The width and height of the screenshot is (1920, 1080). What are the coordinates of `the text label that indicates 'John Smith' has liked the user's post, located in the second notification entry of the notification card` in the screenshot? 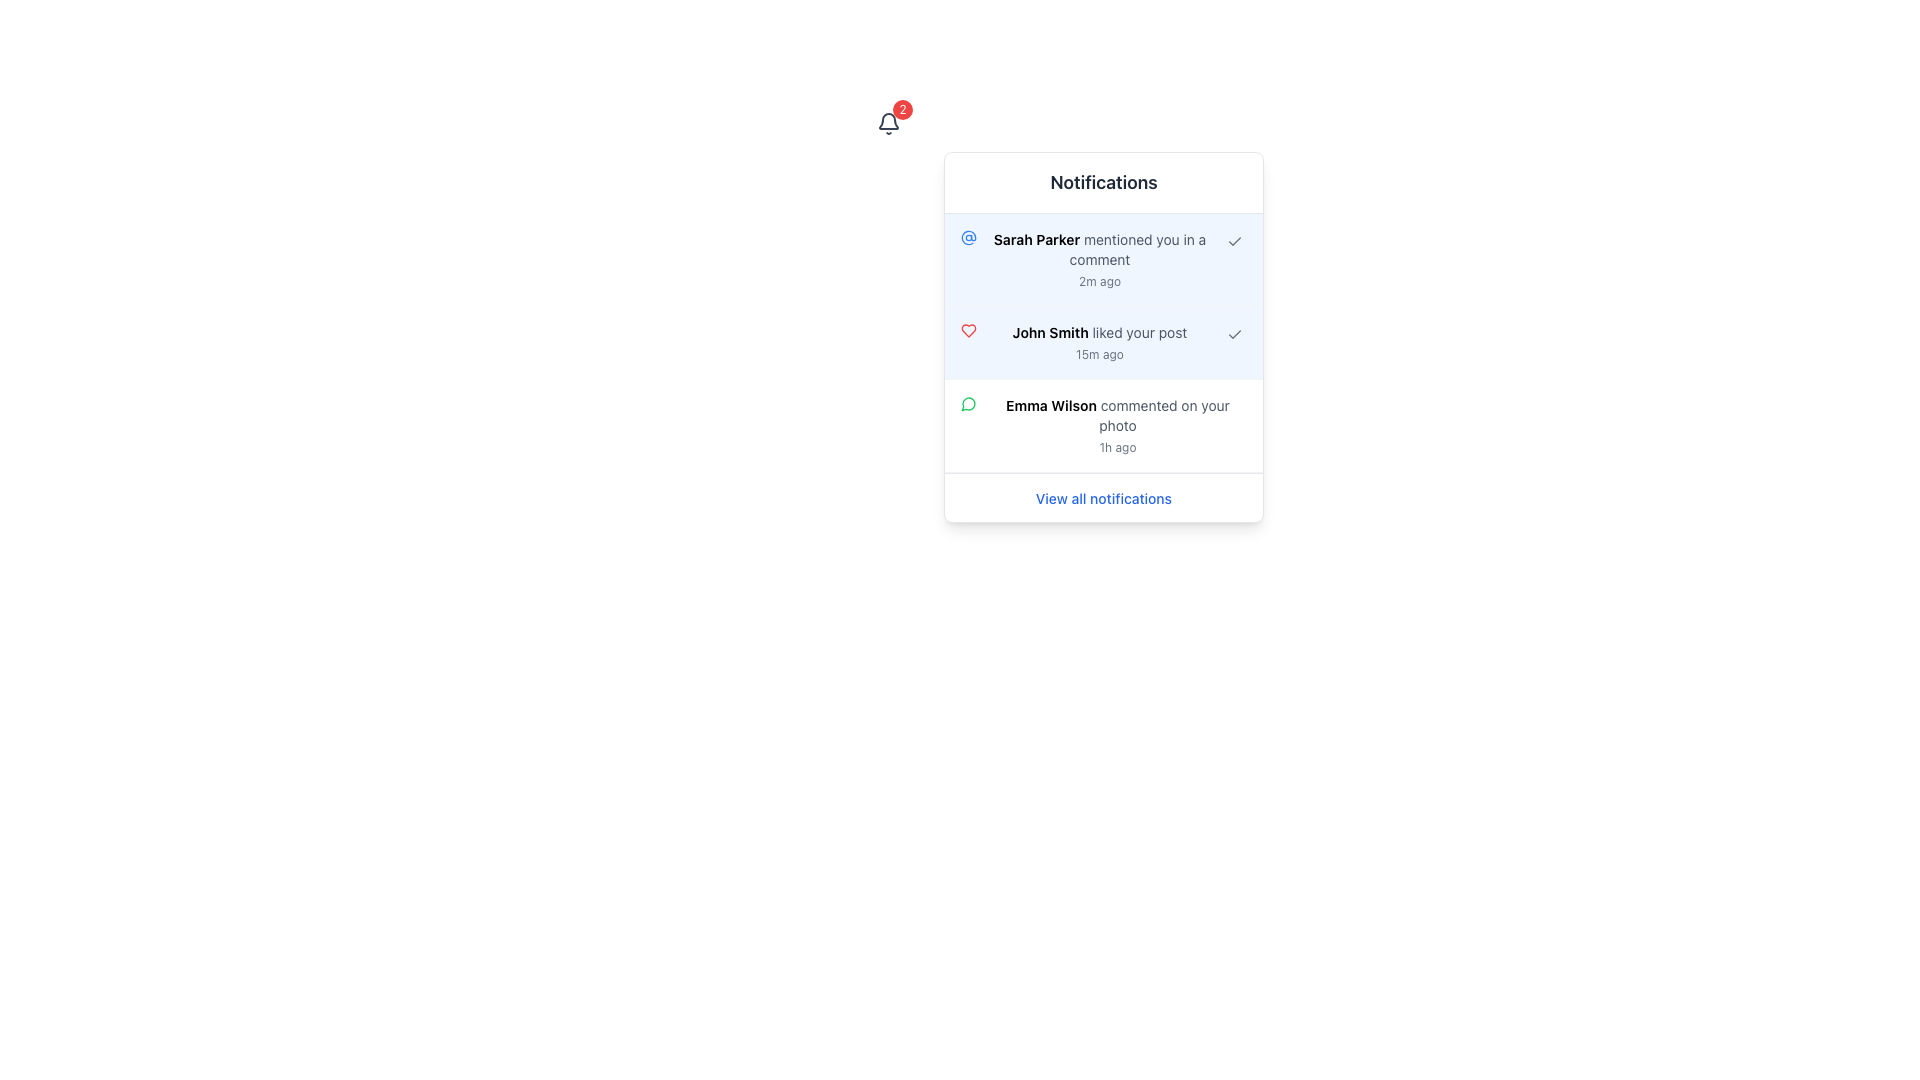 It's located at (1098, 331).